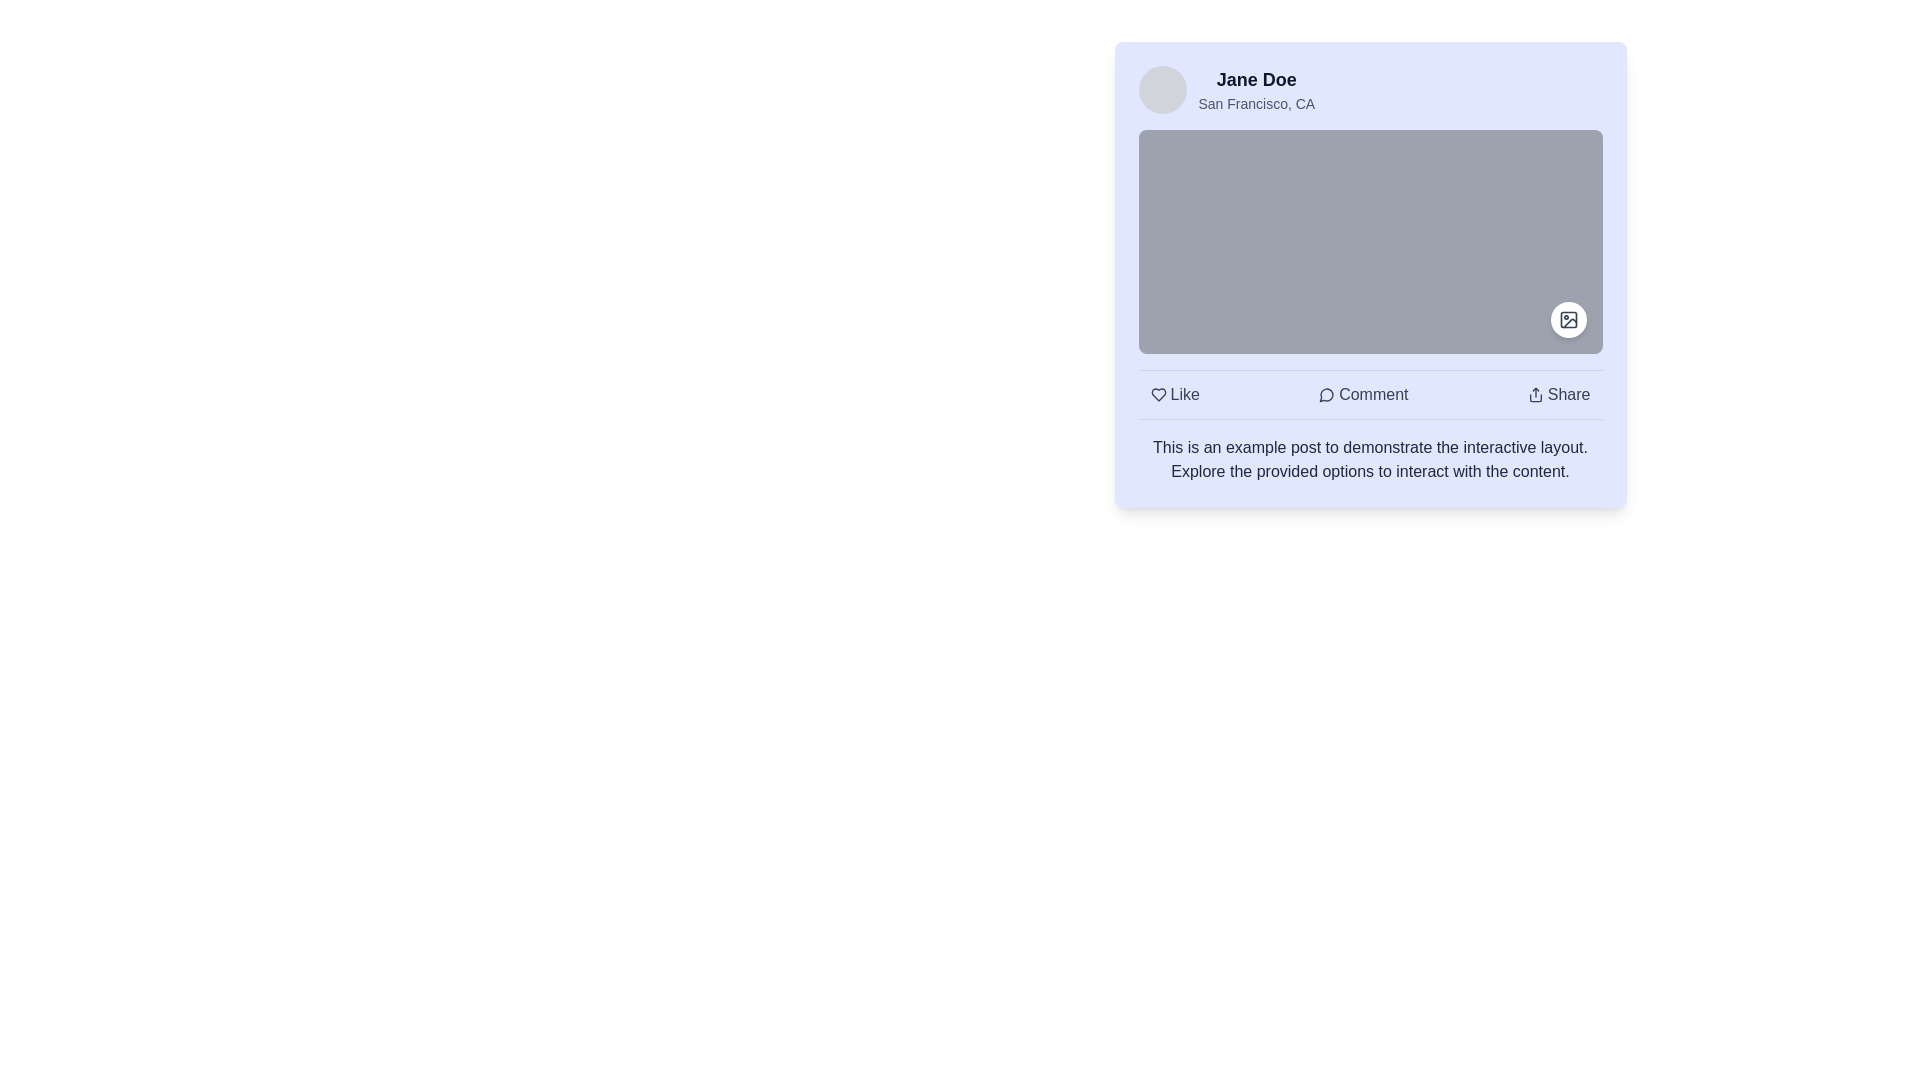  What do you see at coordinates (1185, 394) in the screenshot?
I see `the 'Like' text label located in the lower left corner of the card` at bounding box center [1185, 394].